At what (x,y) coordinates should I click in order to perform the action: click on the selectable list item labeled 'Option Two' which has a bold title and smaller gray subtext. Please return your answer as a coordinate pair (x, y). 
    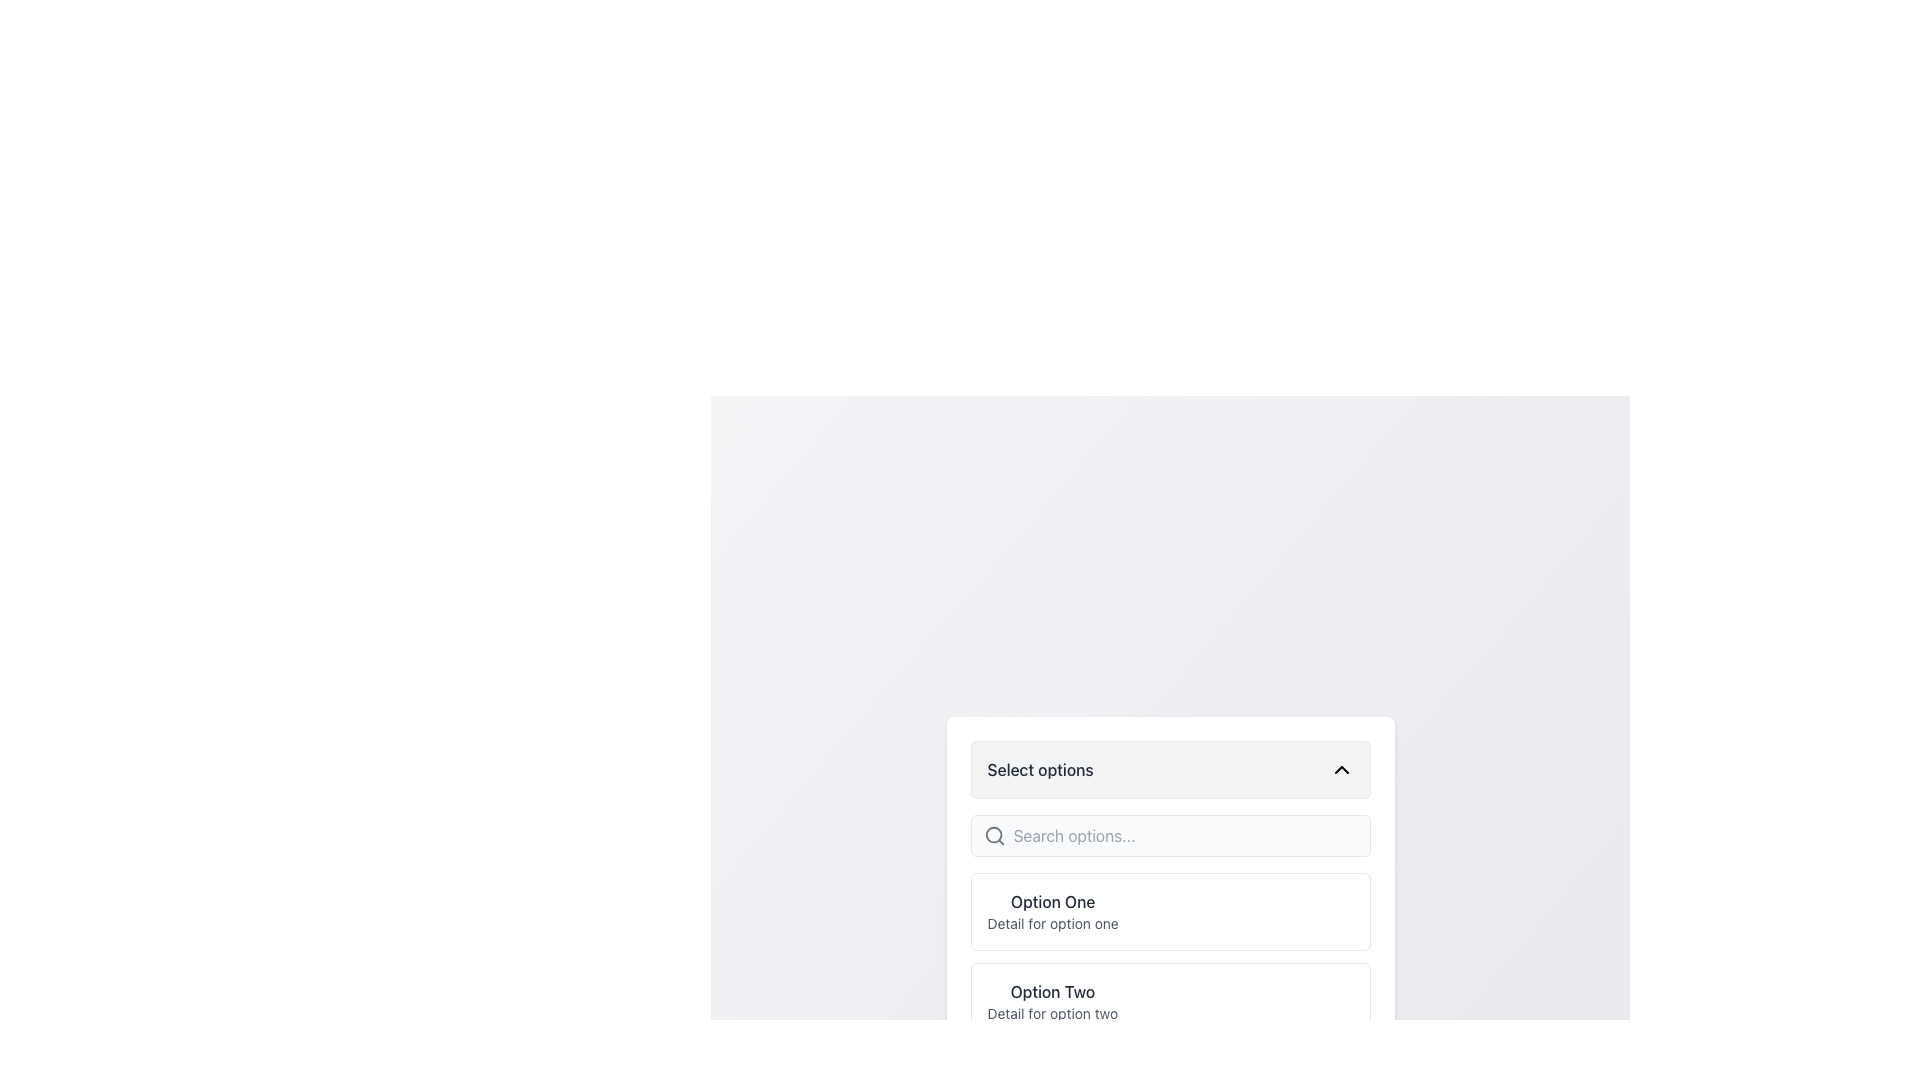
    Looking at the image, I should click on (1170, 1002).